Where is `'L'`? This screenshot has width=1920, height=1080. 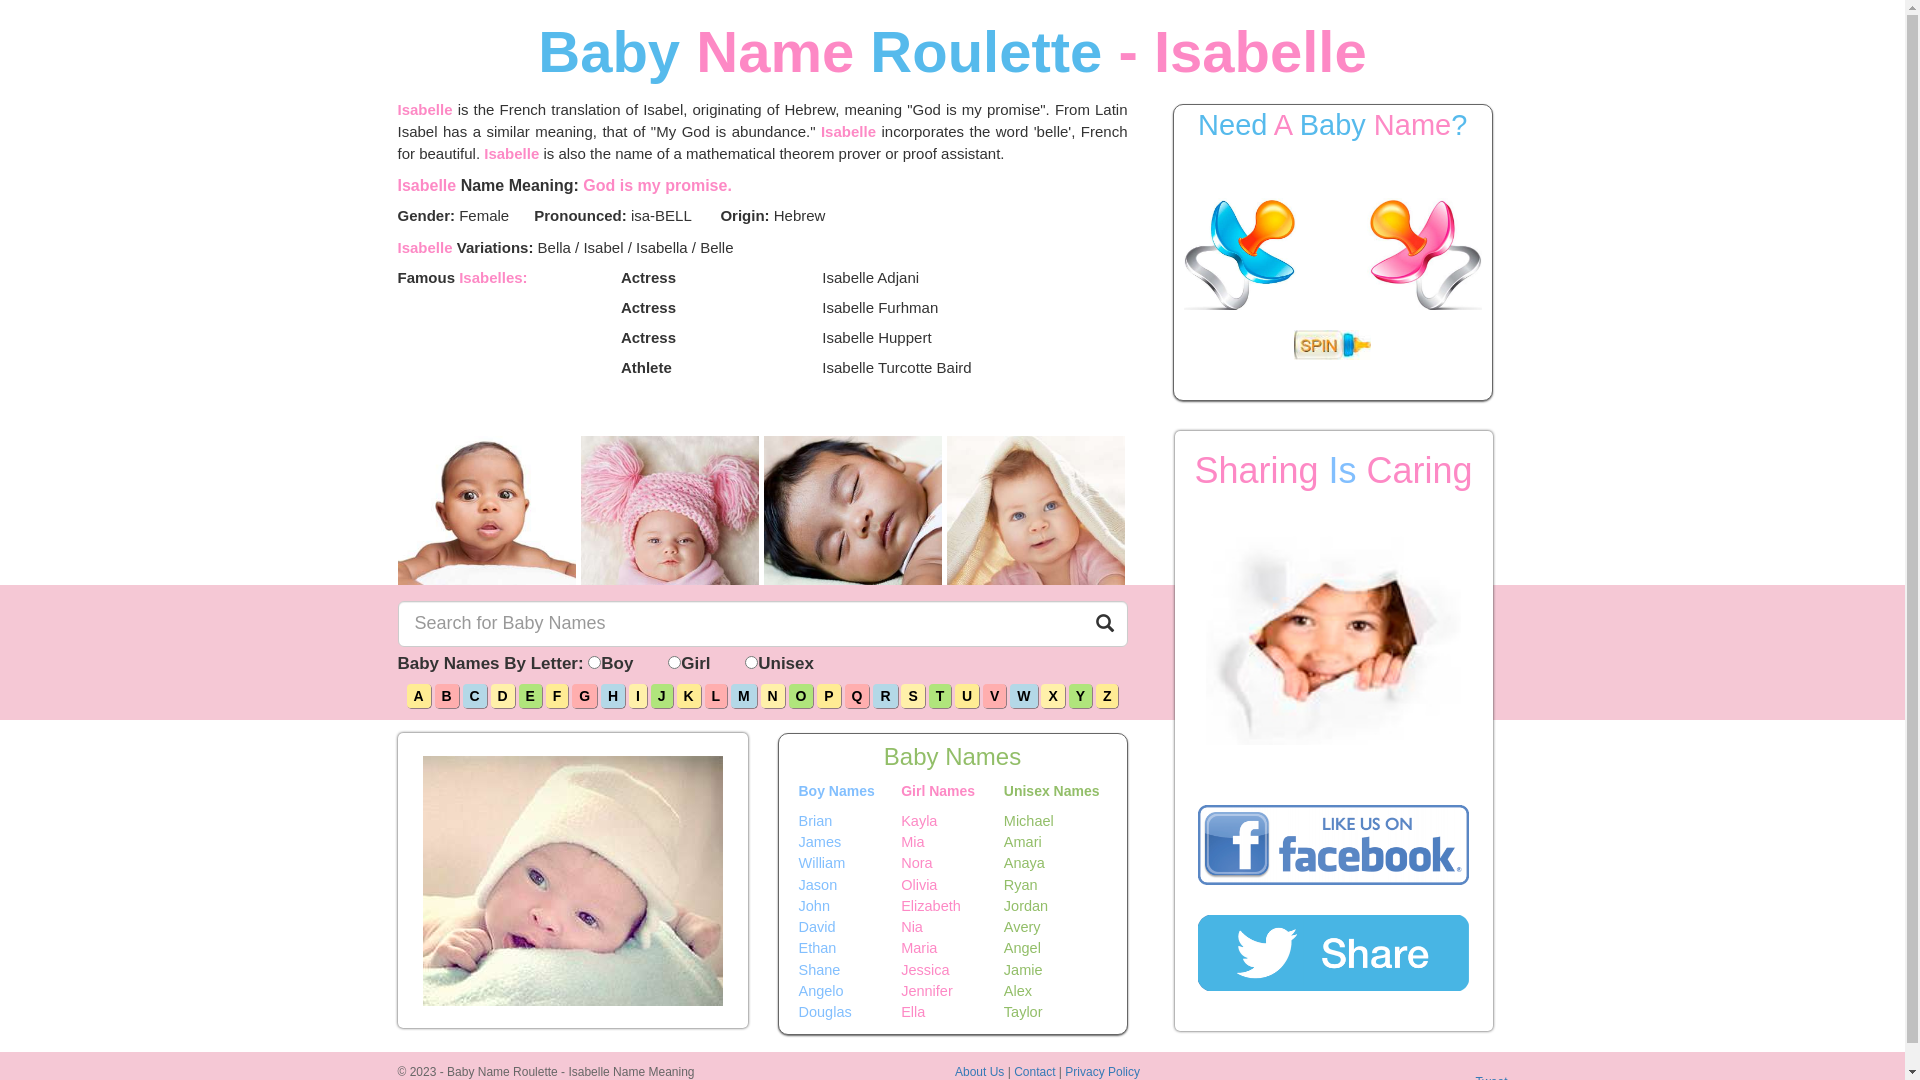 'L' is located at coordinates (705, 694).